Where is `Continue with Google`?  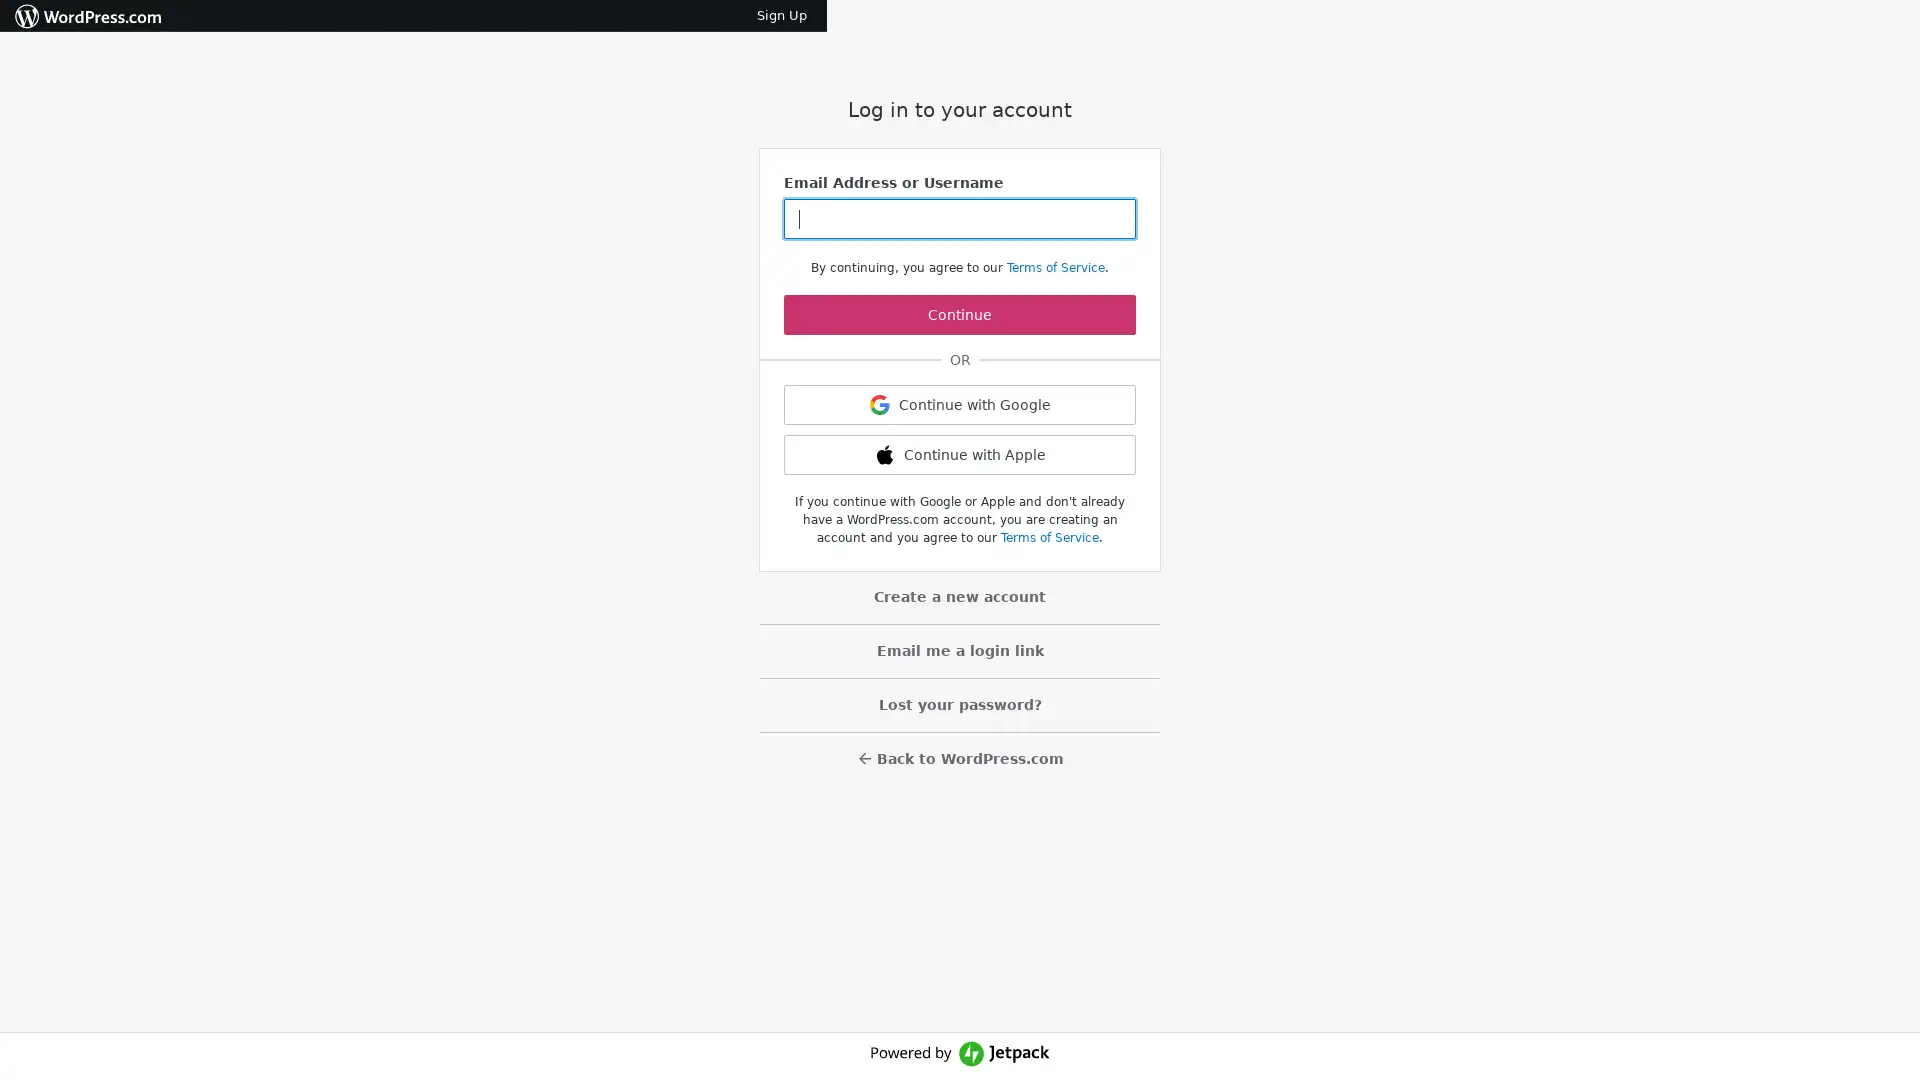 Continue with Google is located at coordinates (960, 405).